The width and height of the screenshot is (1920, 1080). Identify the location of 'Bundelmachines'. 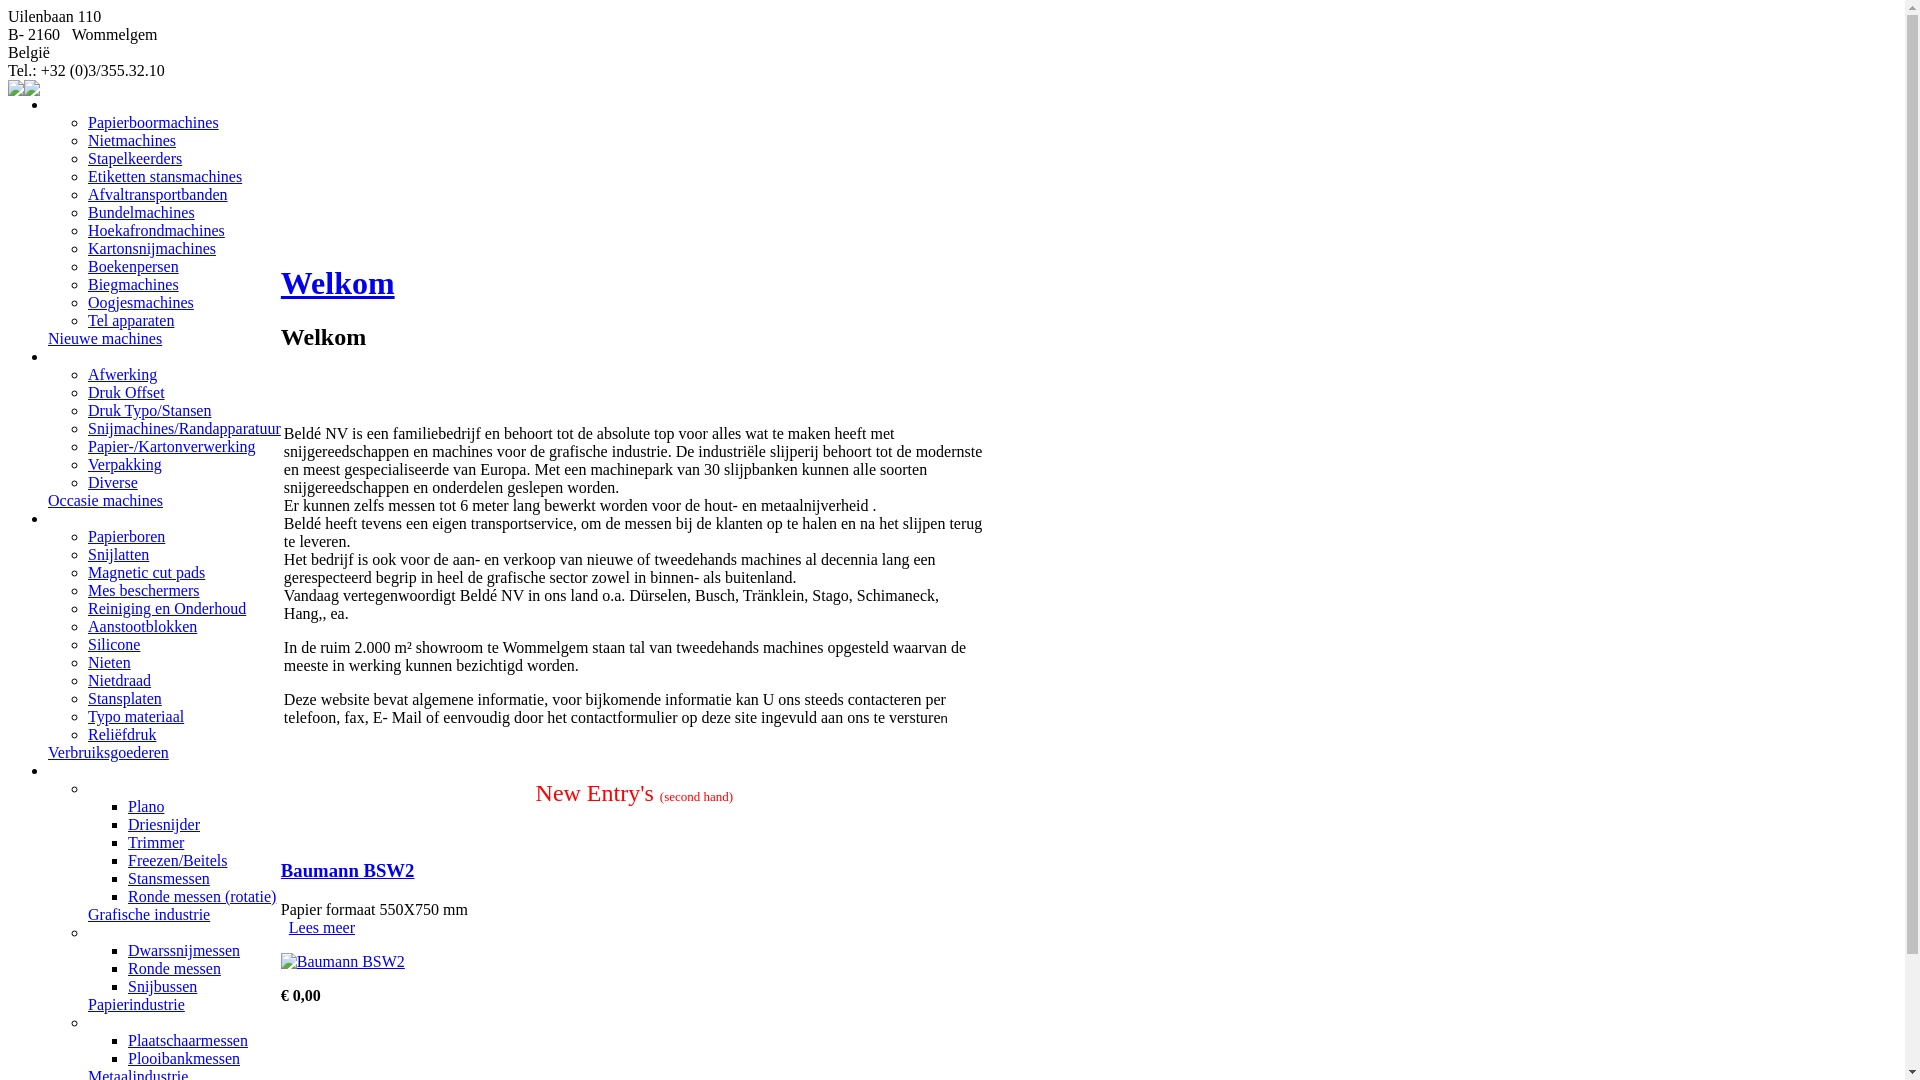
(140, 212).